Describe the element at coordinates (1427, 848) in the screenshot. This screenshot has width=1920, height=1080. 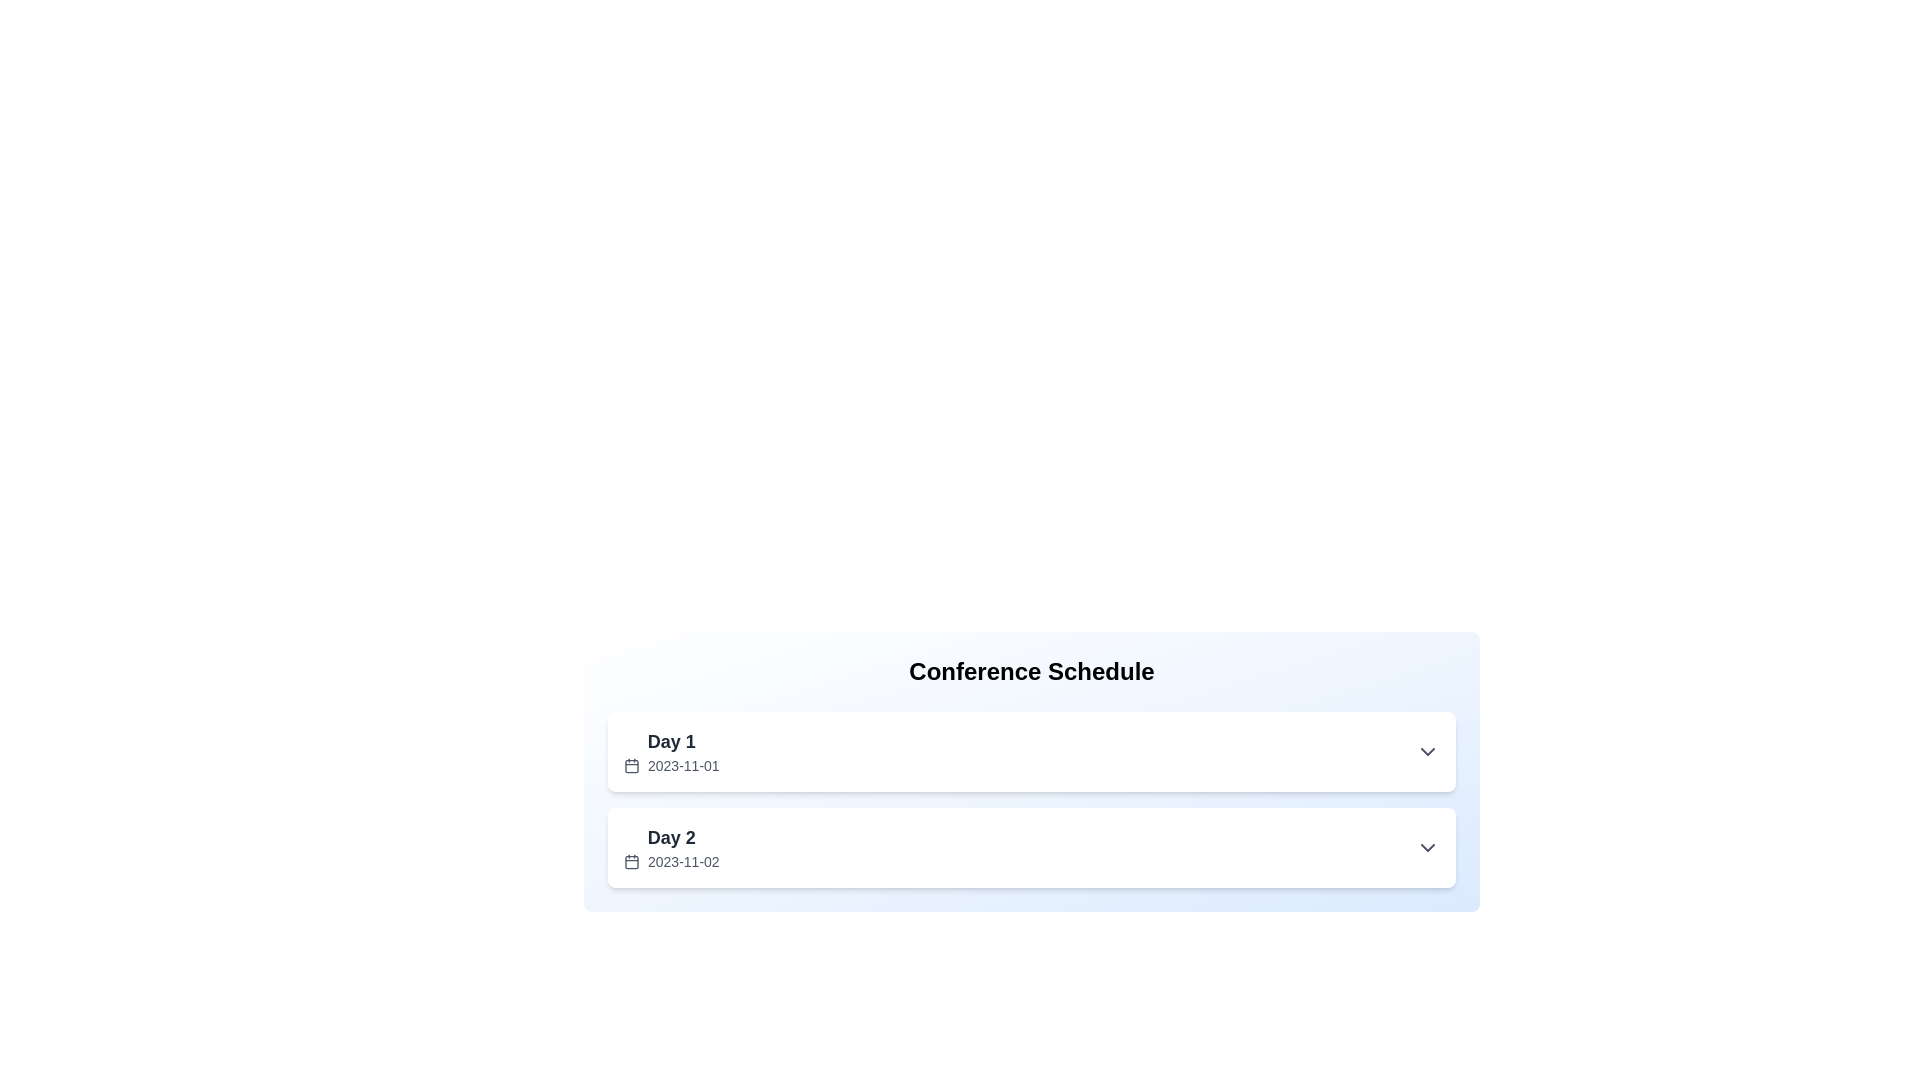
I see `the toggle button (chevron icon) on the right side of the 'Day 2' row` at that location.